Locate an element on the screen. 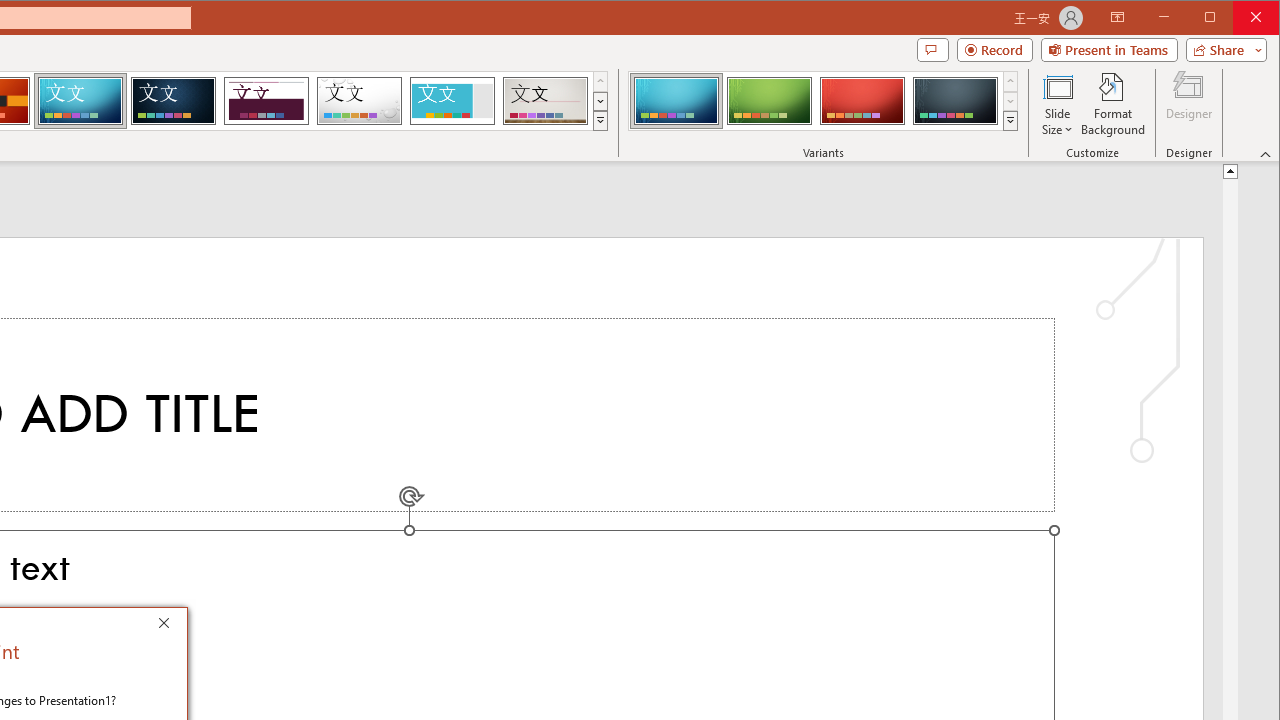 The height and width of the screenshot is (720, 1280). 'Slide Size' is located at coordinates (1056, 104).